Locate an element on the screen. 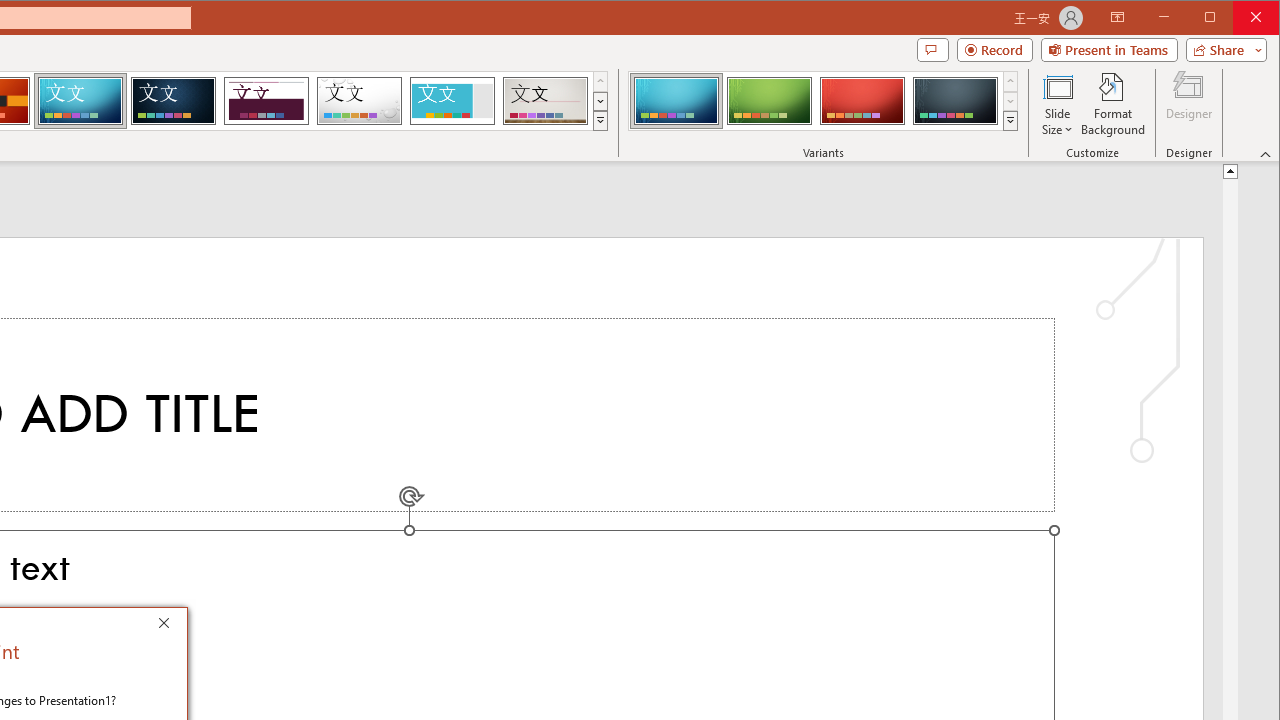 The height and width of the screenshot is (720, 1280). 'Slide Size' is located at coordinates (1056, 104).